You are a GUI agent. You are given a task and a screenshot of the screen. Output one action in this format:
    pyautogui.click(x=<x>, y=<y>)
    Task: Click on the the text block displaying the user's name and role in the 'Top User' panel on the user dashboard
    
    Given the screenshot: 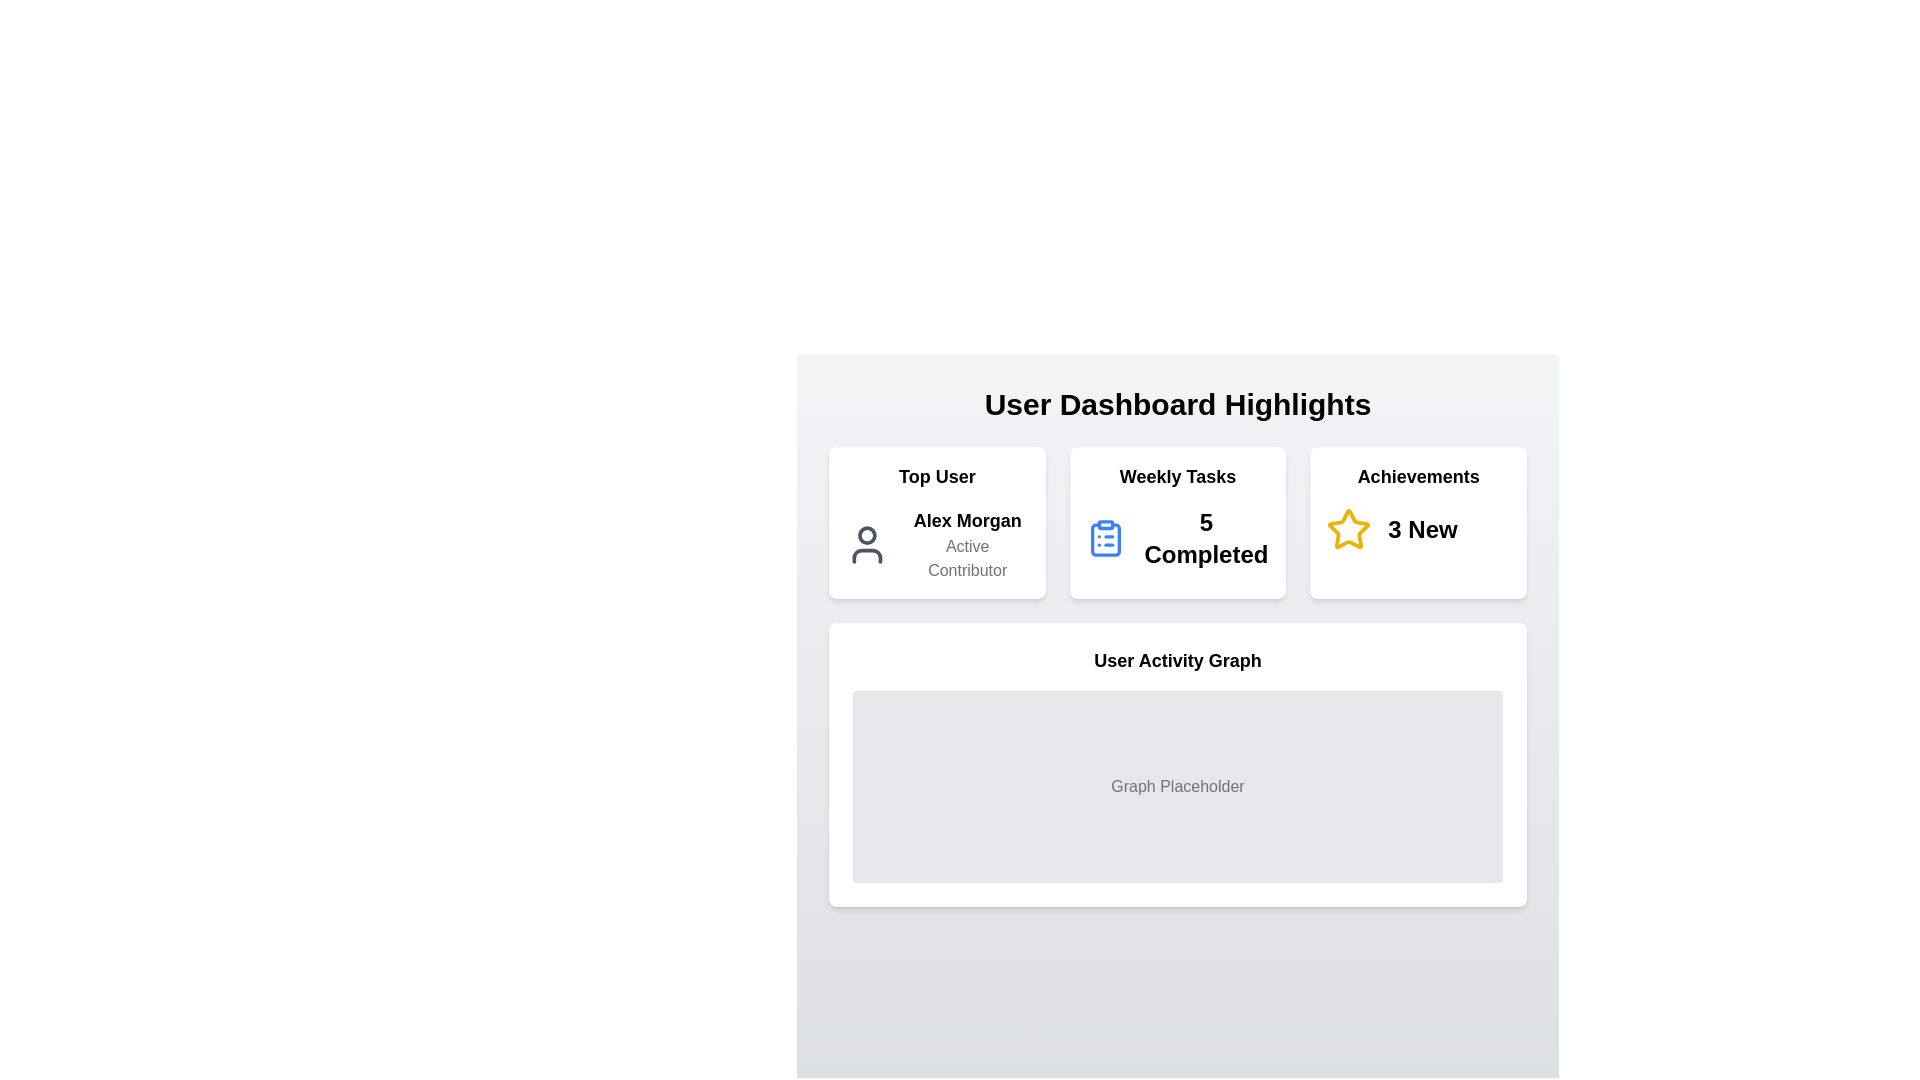 What is the action you would take?
    pyautogui.click(x=967, y=544)
    